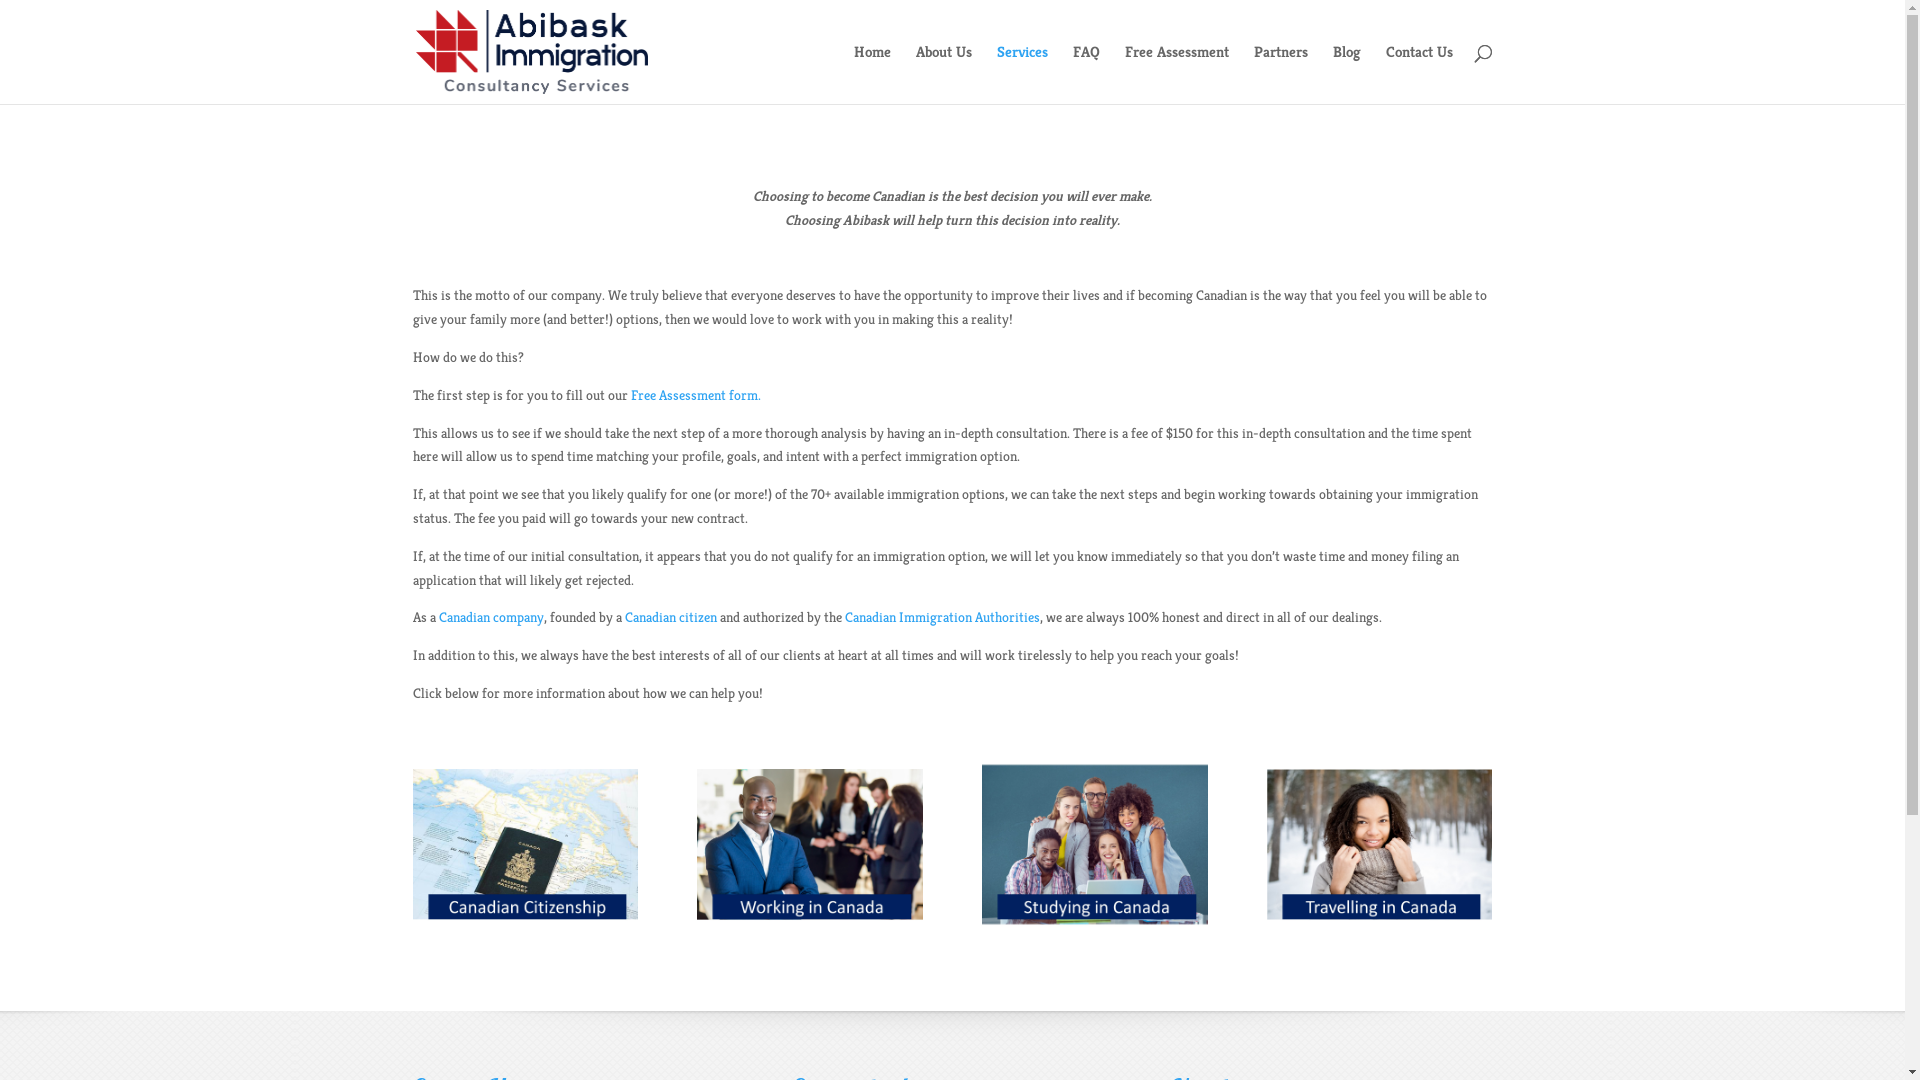  I want to click on 'Canadian company', so click(436, 616).